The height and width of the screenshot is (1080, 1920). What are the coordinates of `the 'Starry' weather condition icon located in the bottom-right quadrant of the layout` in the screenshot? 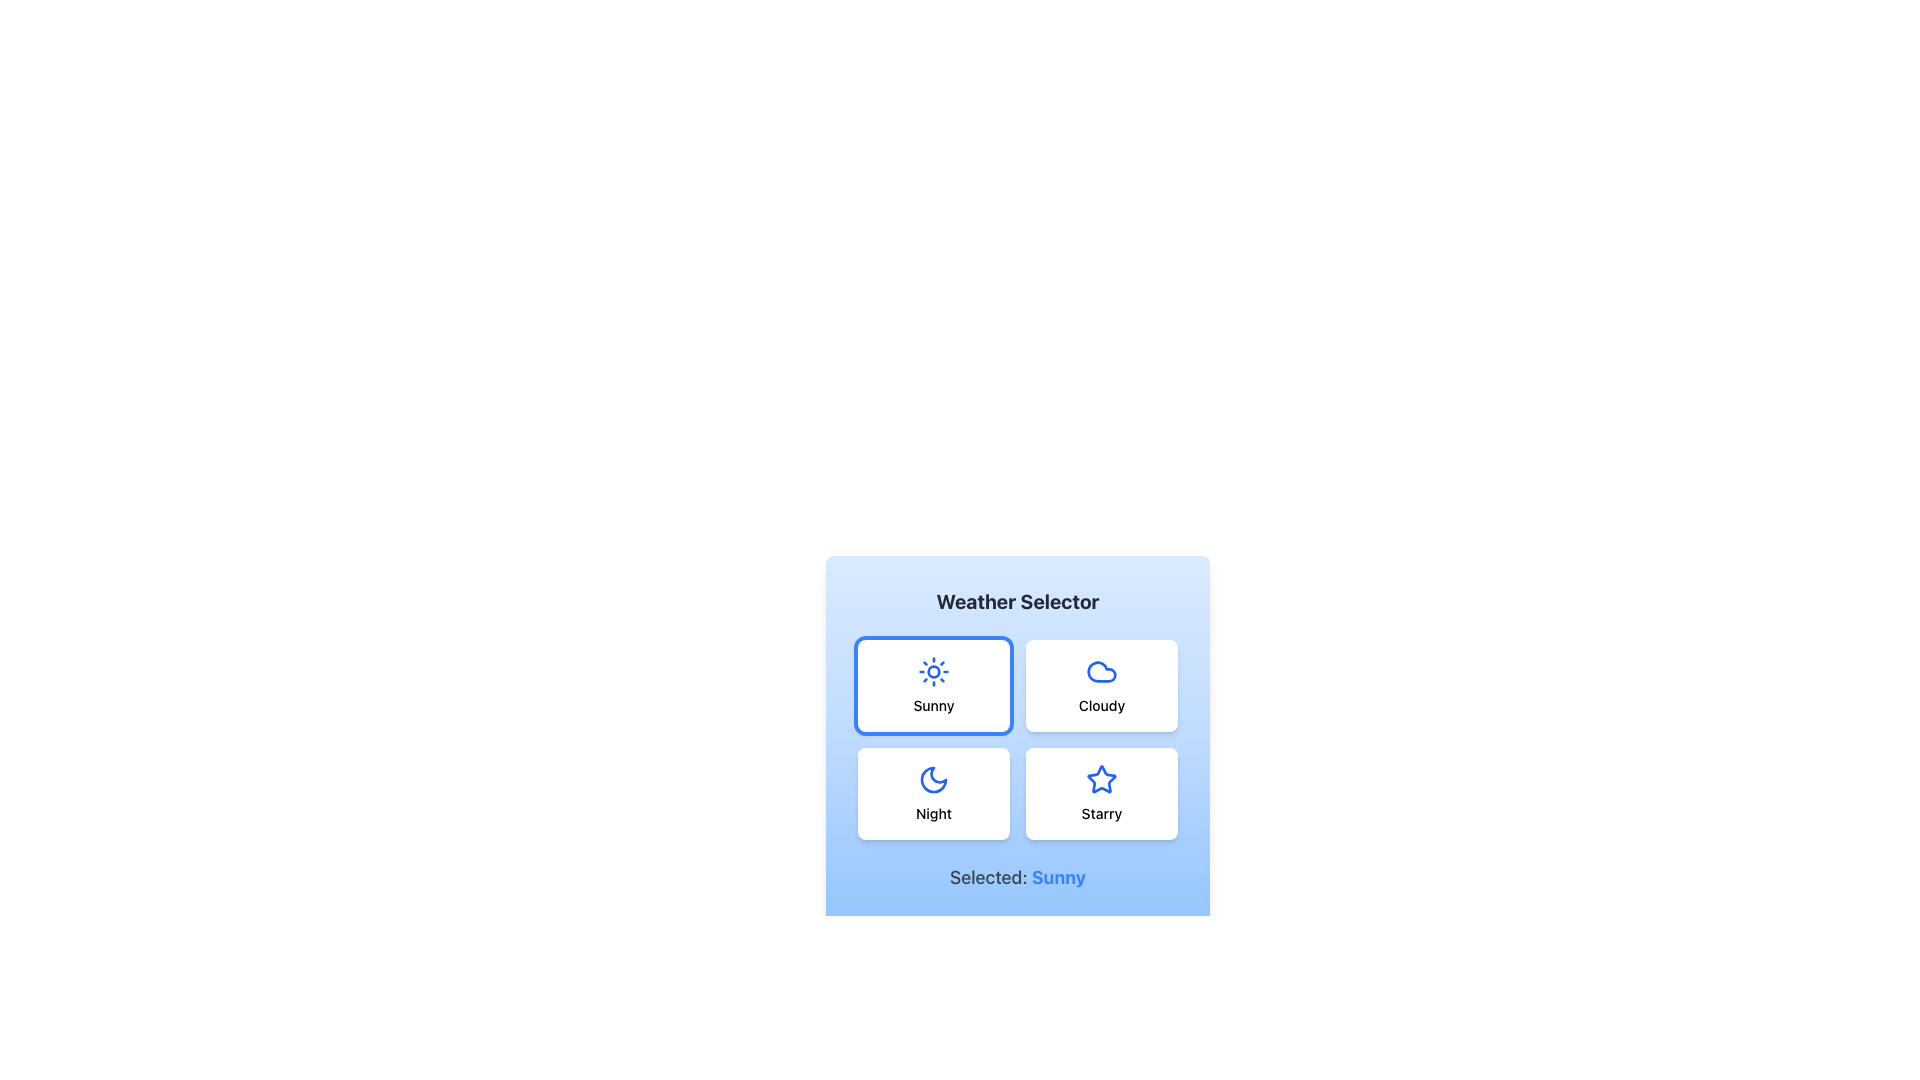 It's located at (1099, 778).